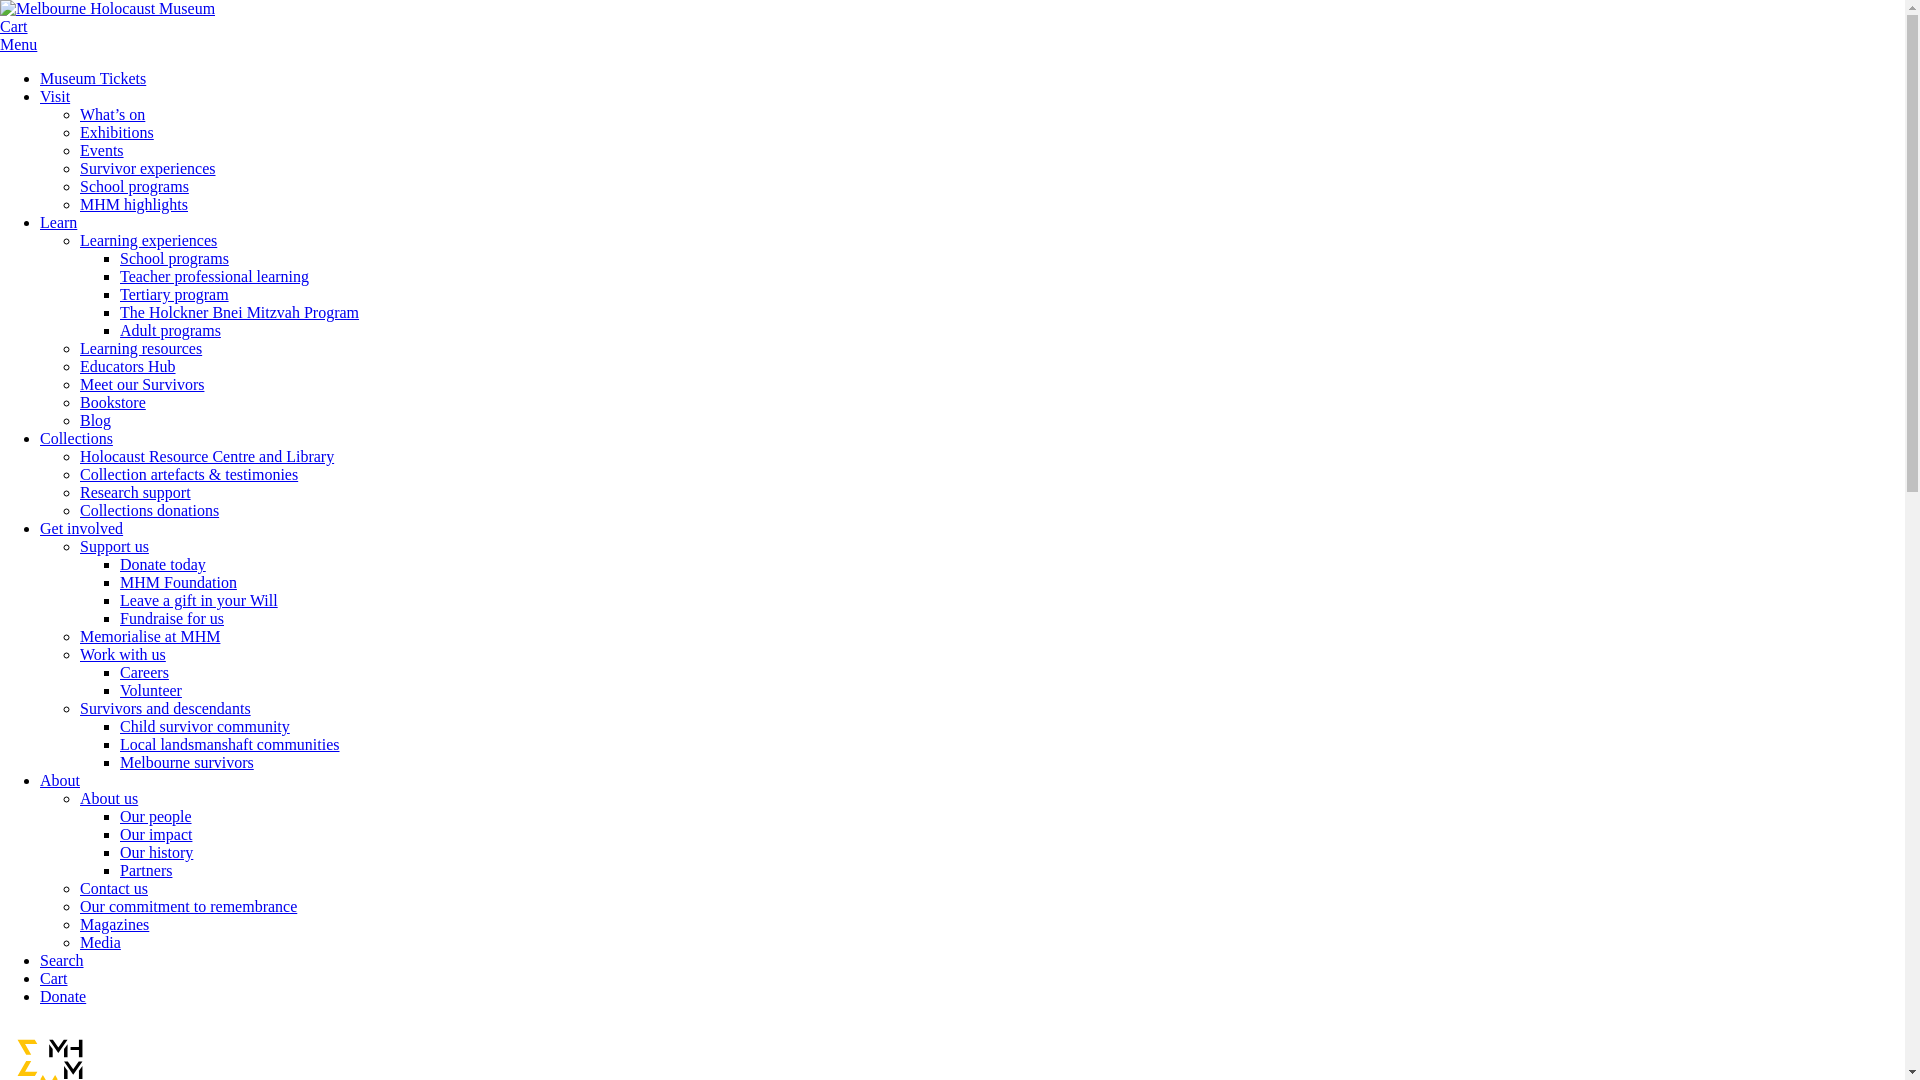 The width and height of the screenshot is (1920, 1080). I want to click on 'Survivors and descendants', so click(165, 707).